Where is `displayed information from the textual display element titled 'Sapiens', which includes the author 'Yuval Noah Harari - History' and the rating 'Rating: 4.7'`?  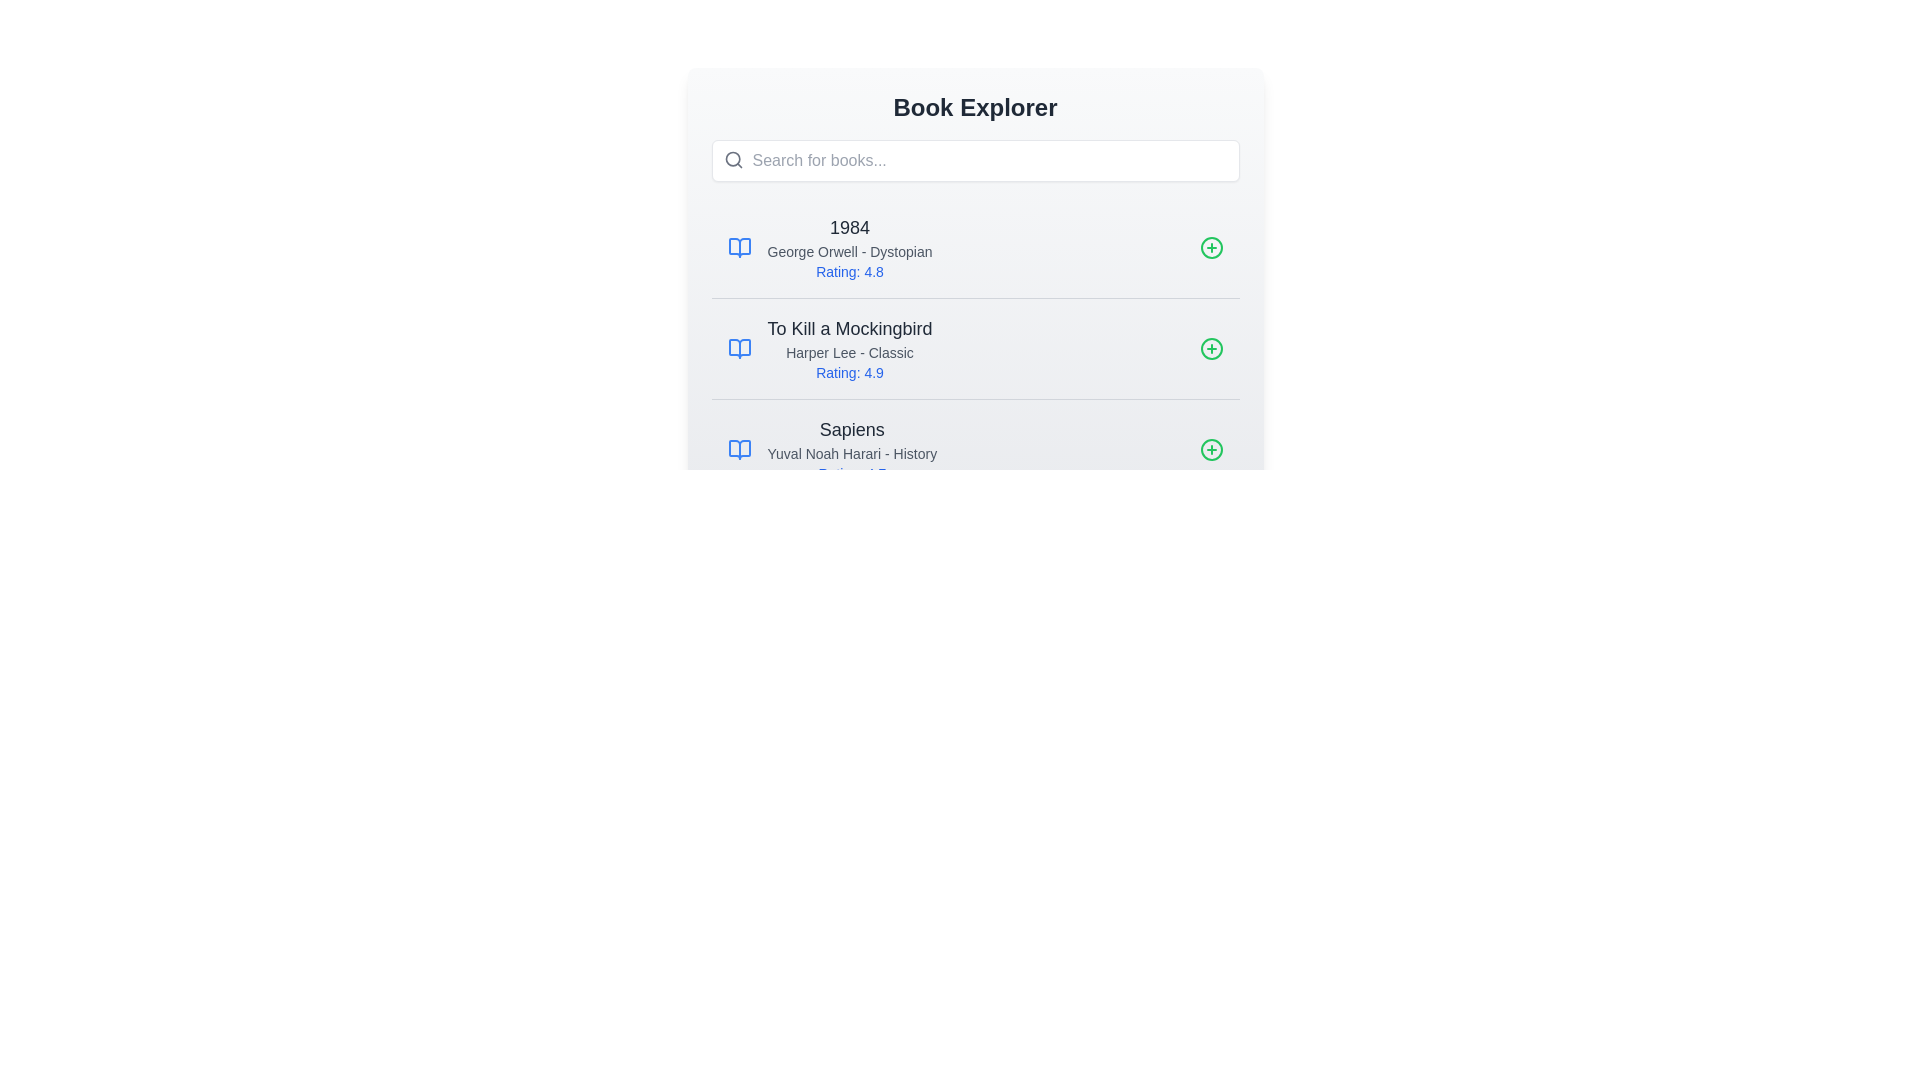 displayed information from the textual display element titled 'Sapiens', which includes the author 'Yuval Noah Harari - History' and the rating 'Rating: 4.7' is located at coordinates (852, 450).